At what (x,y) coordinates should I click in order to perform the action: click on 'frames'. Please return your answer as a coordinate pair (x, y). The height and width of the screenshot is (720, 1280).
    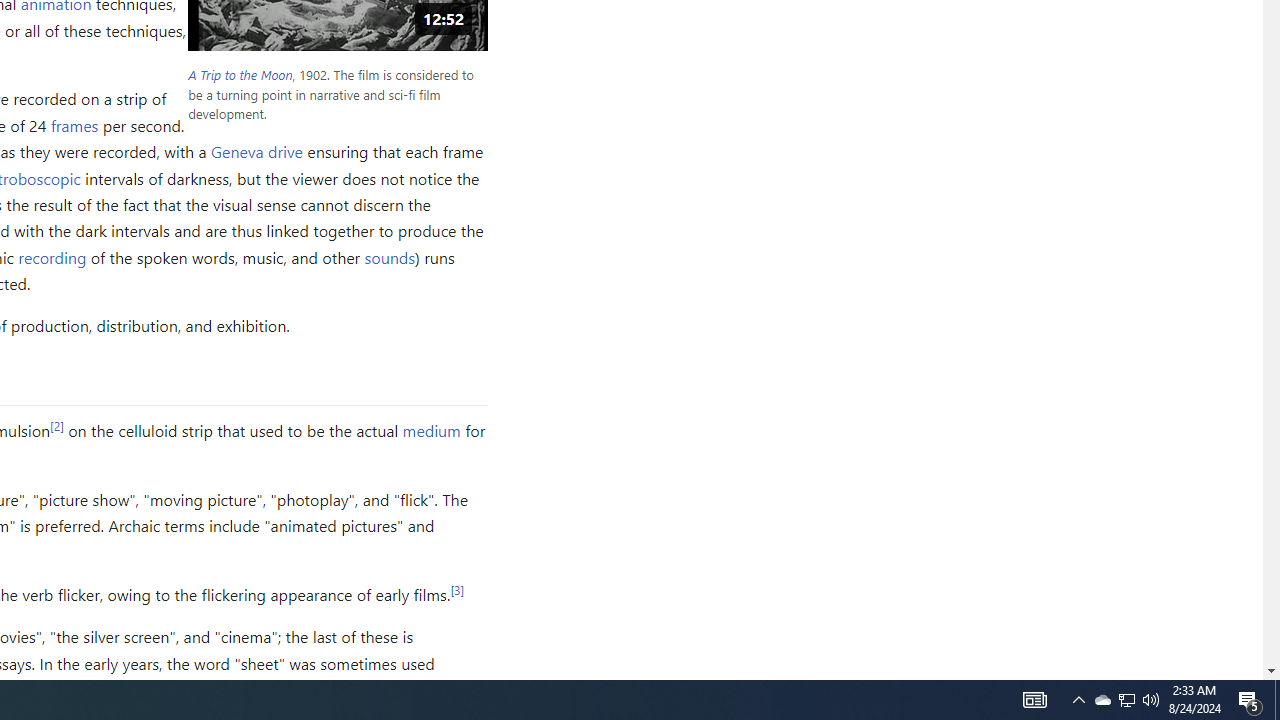
    Looking at the image, I should click on (74, 124).